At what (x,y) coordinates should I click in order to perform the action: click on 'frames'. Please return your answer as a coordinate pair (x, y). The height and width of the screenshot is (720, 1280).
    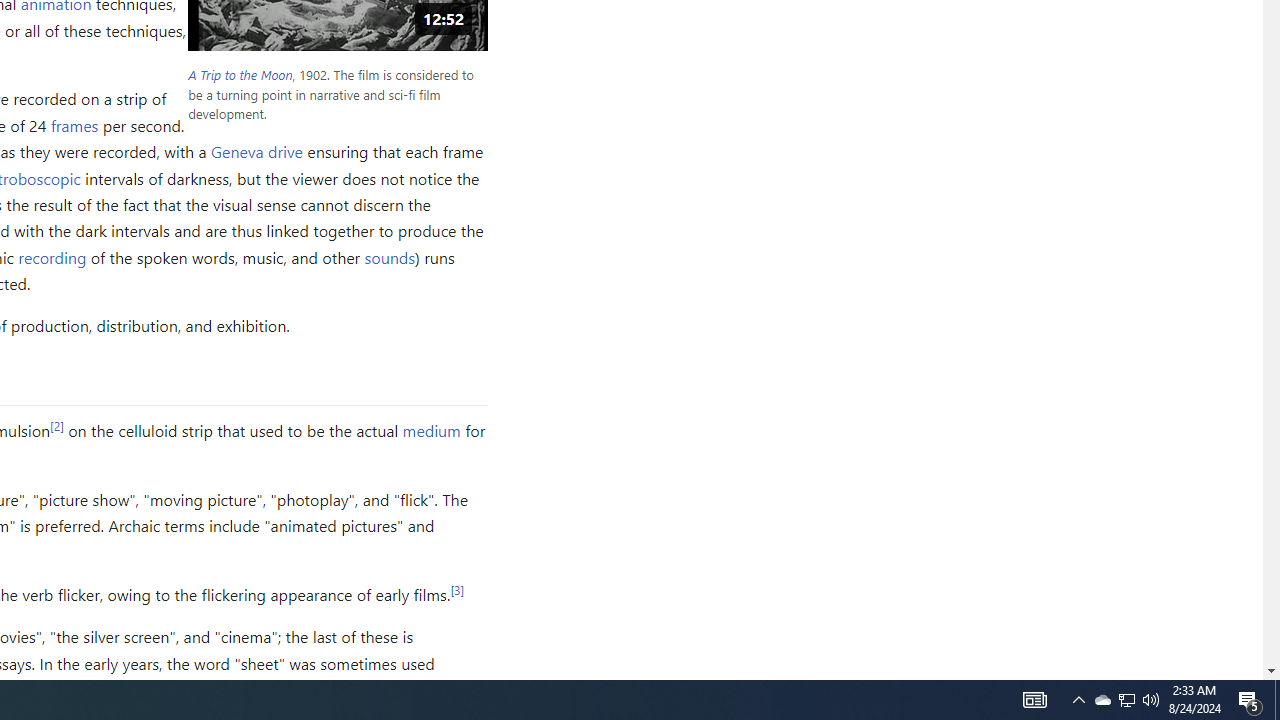
    Looking at the image, I should click on (74, 124).